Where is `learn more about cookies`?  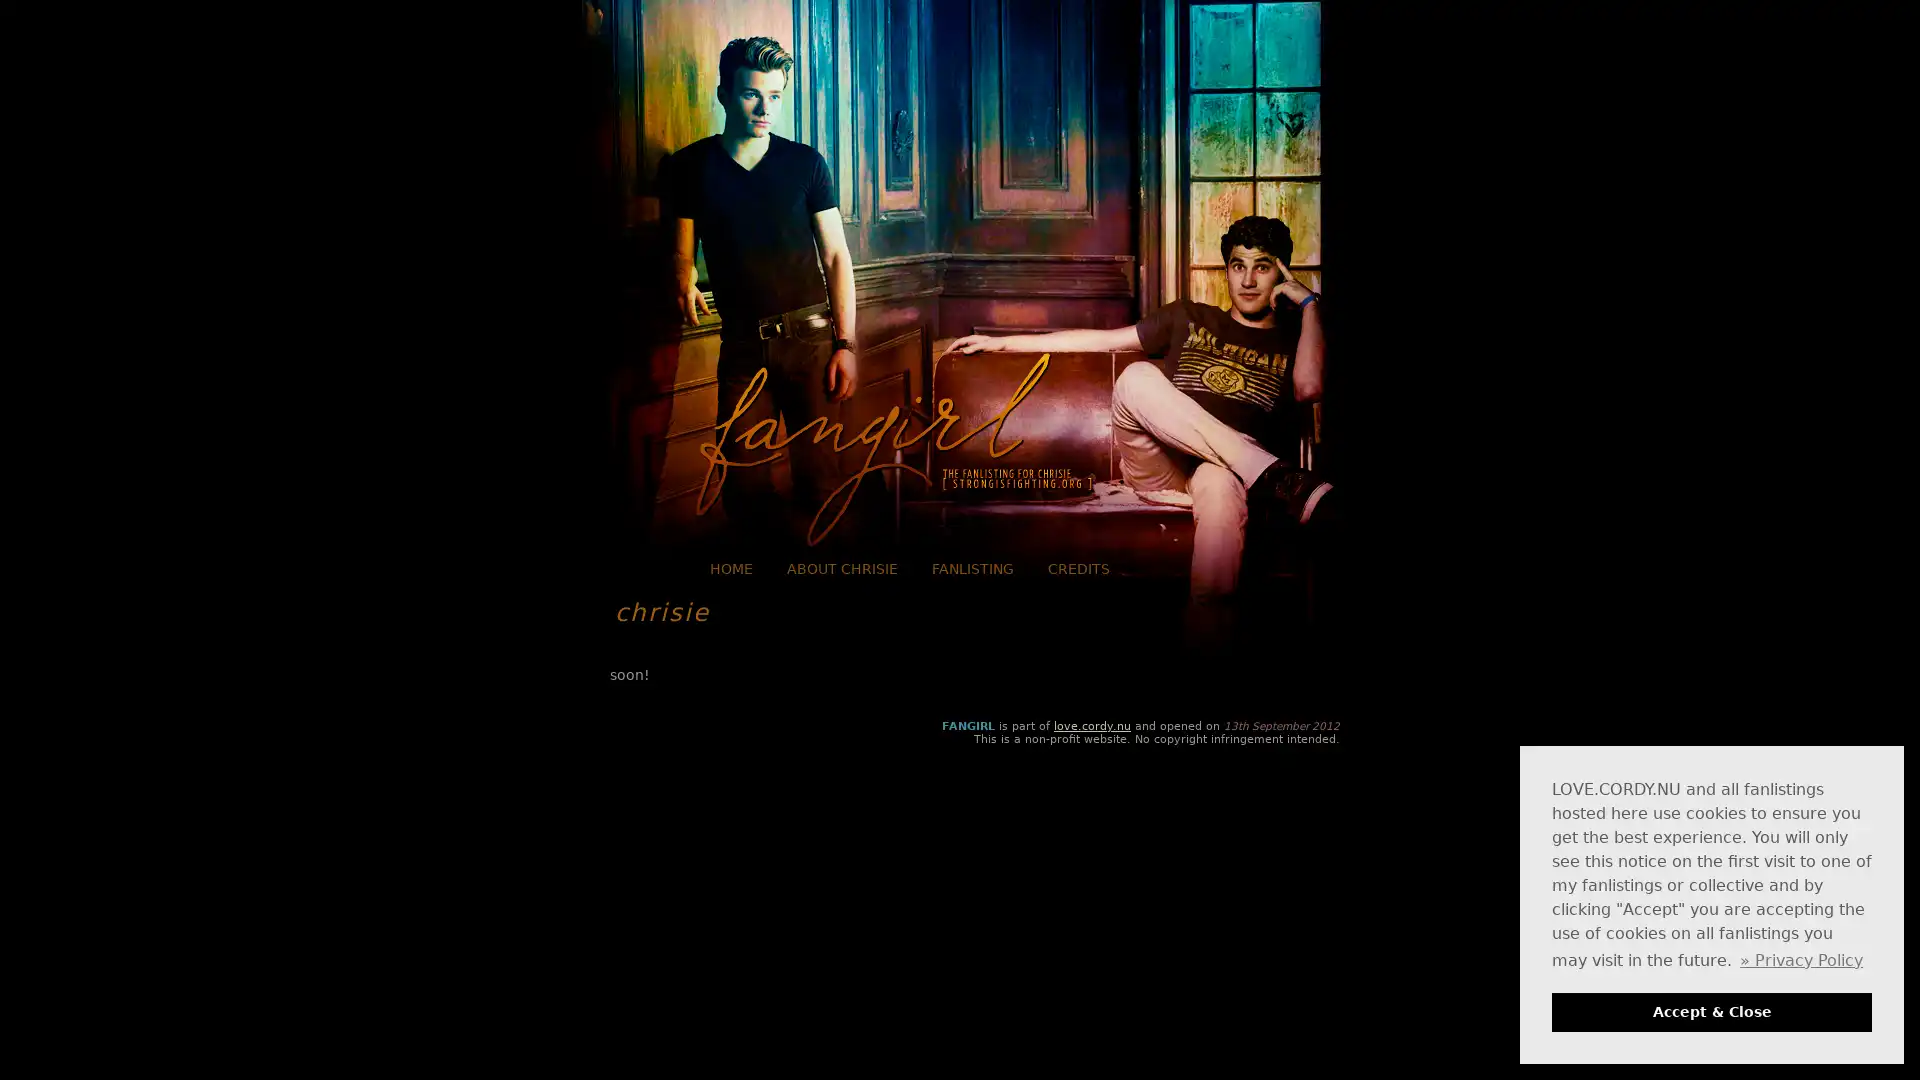
learn more about cookies is located at coordinates (1801, 959).